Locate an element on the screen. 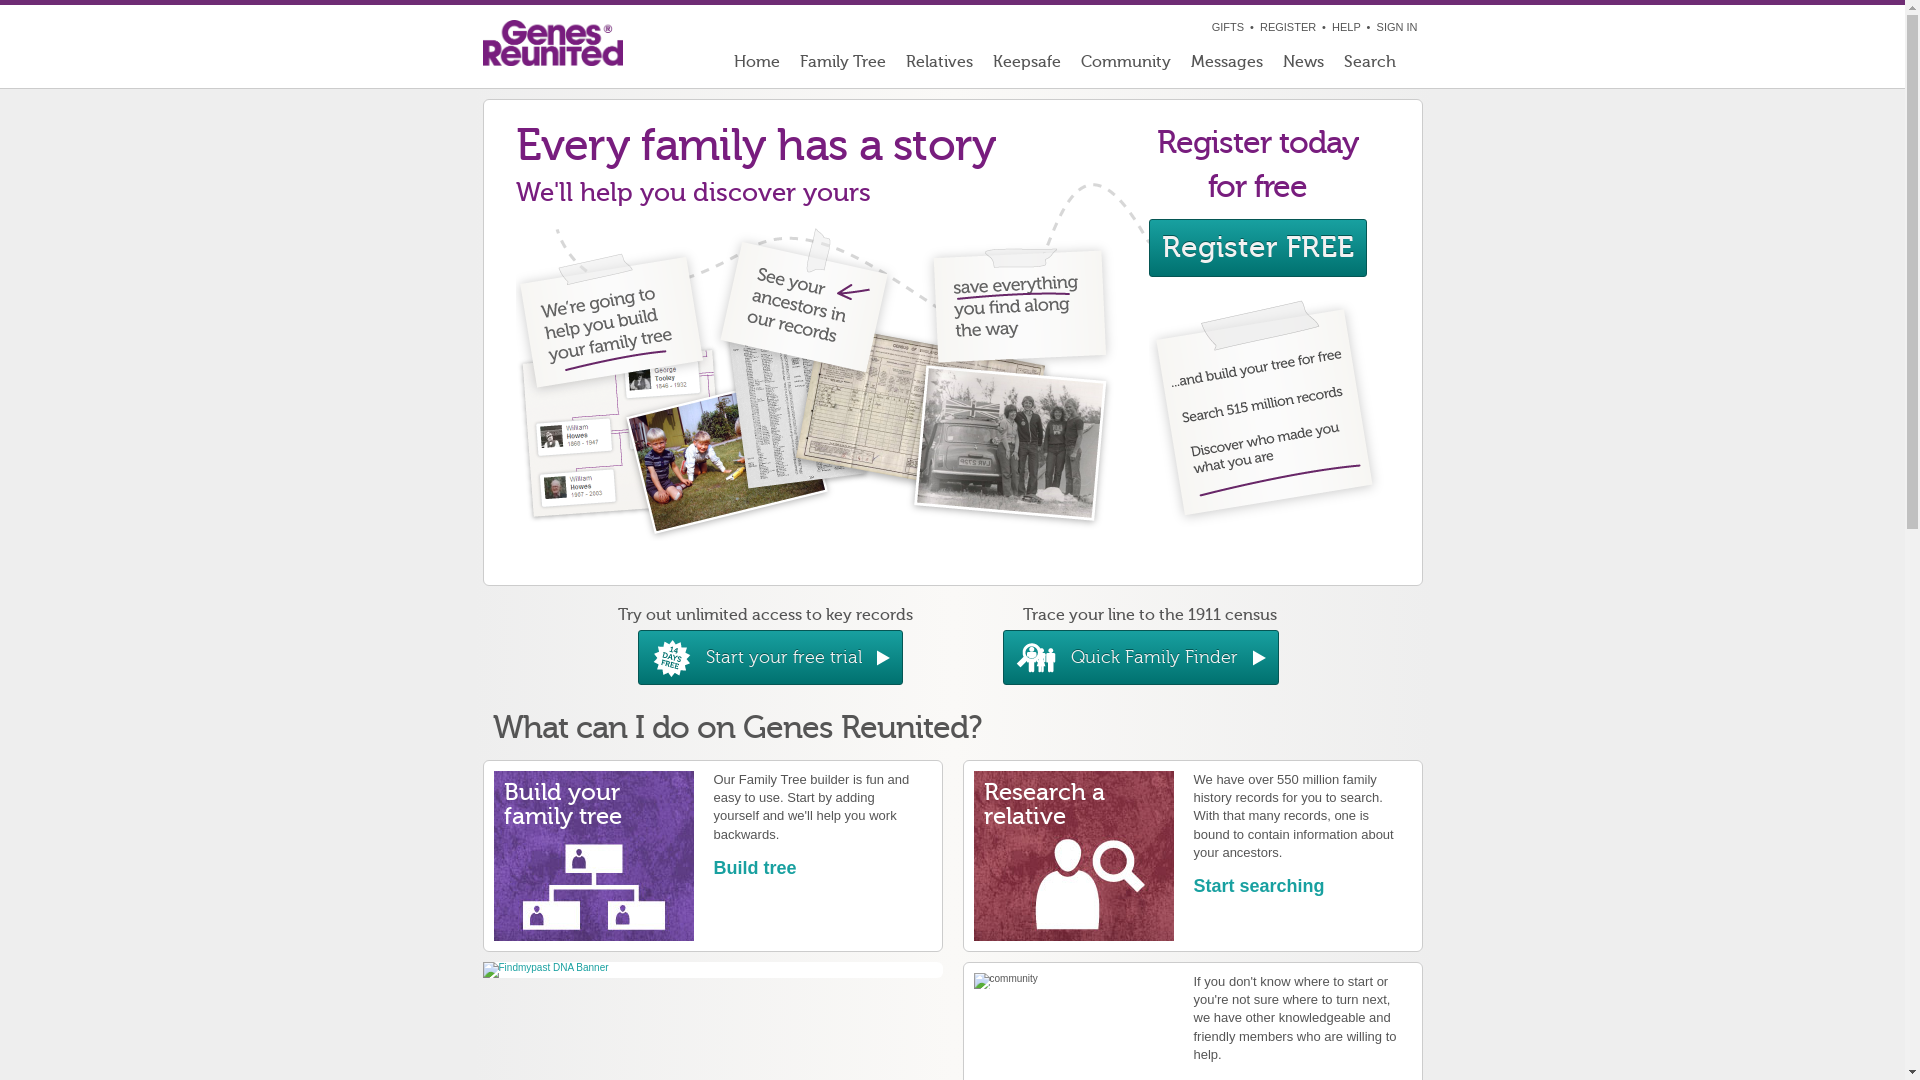 This screenshot has height=1080, width=1920. 'Messages' is located at coordinates (1224, 65).